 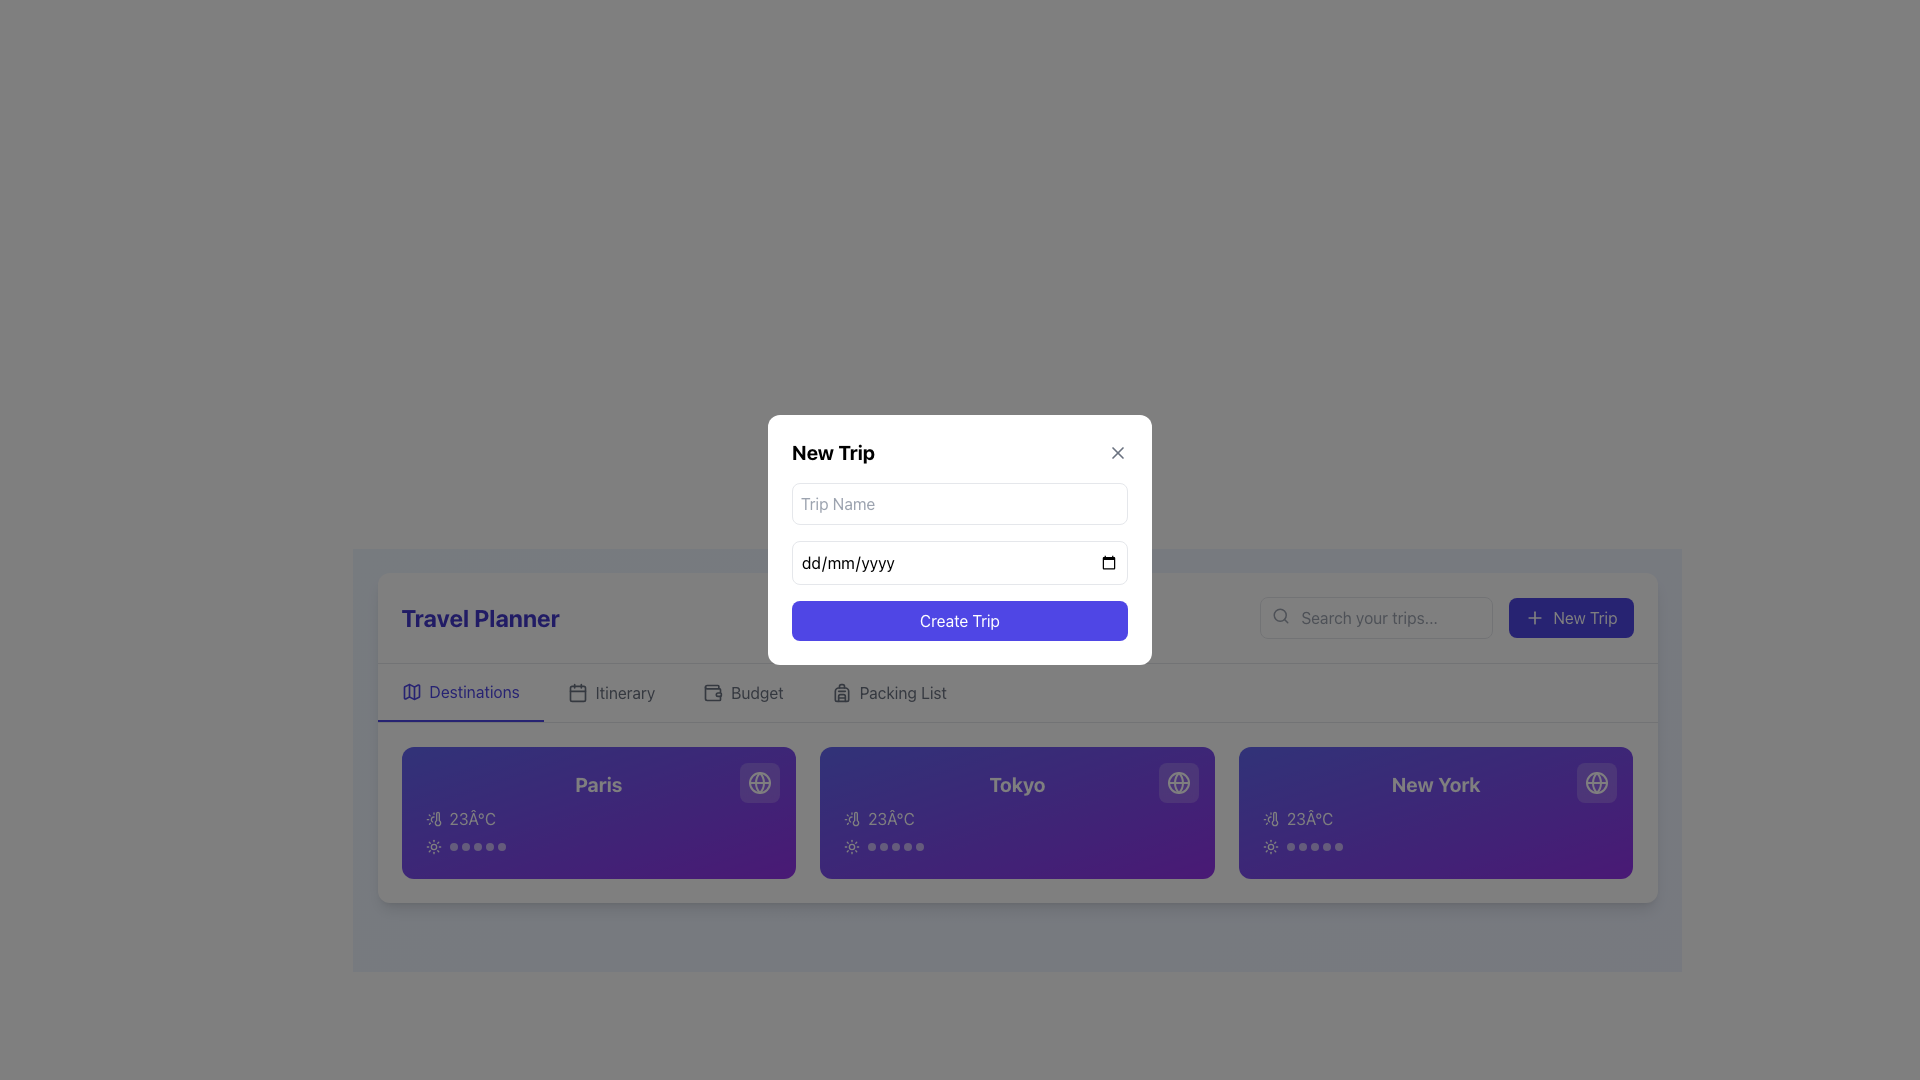 What do you see at coordinates (597, 784) in the screenshot?
I see `the text label identifying the city 'Paris' in the Travel Planner section, which is the first label among similar city labels` at bounding box center [597, 784].